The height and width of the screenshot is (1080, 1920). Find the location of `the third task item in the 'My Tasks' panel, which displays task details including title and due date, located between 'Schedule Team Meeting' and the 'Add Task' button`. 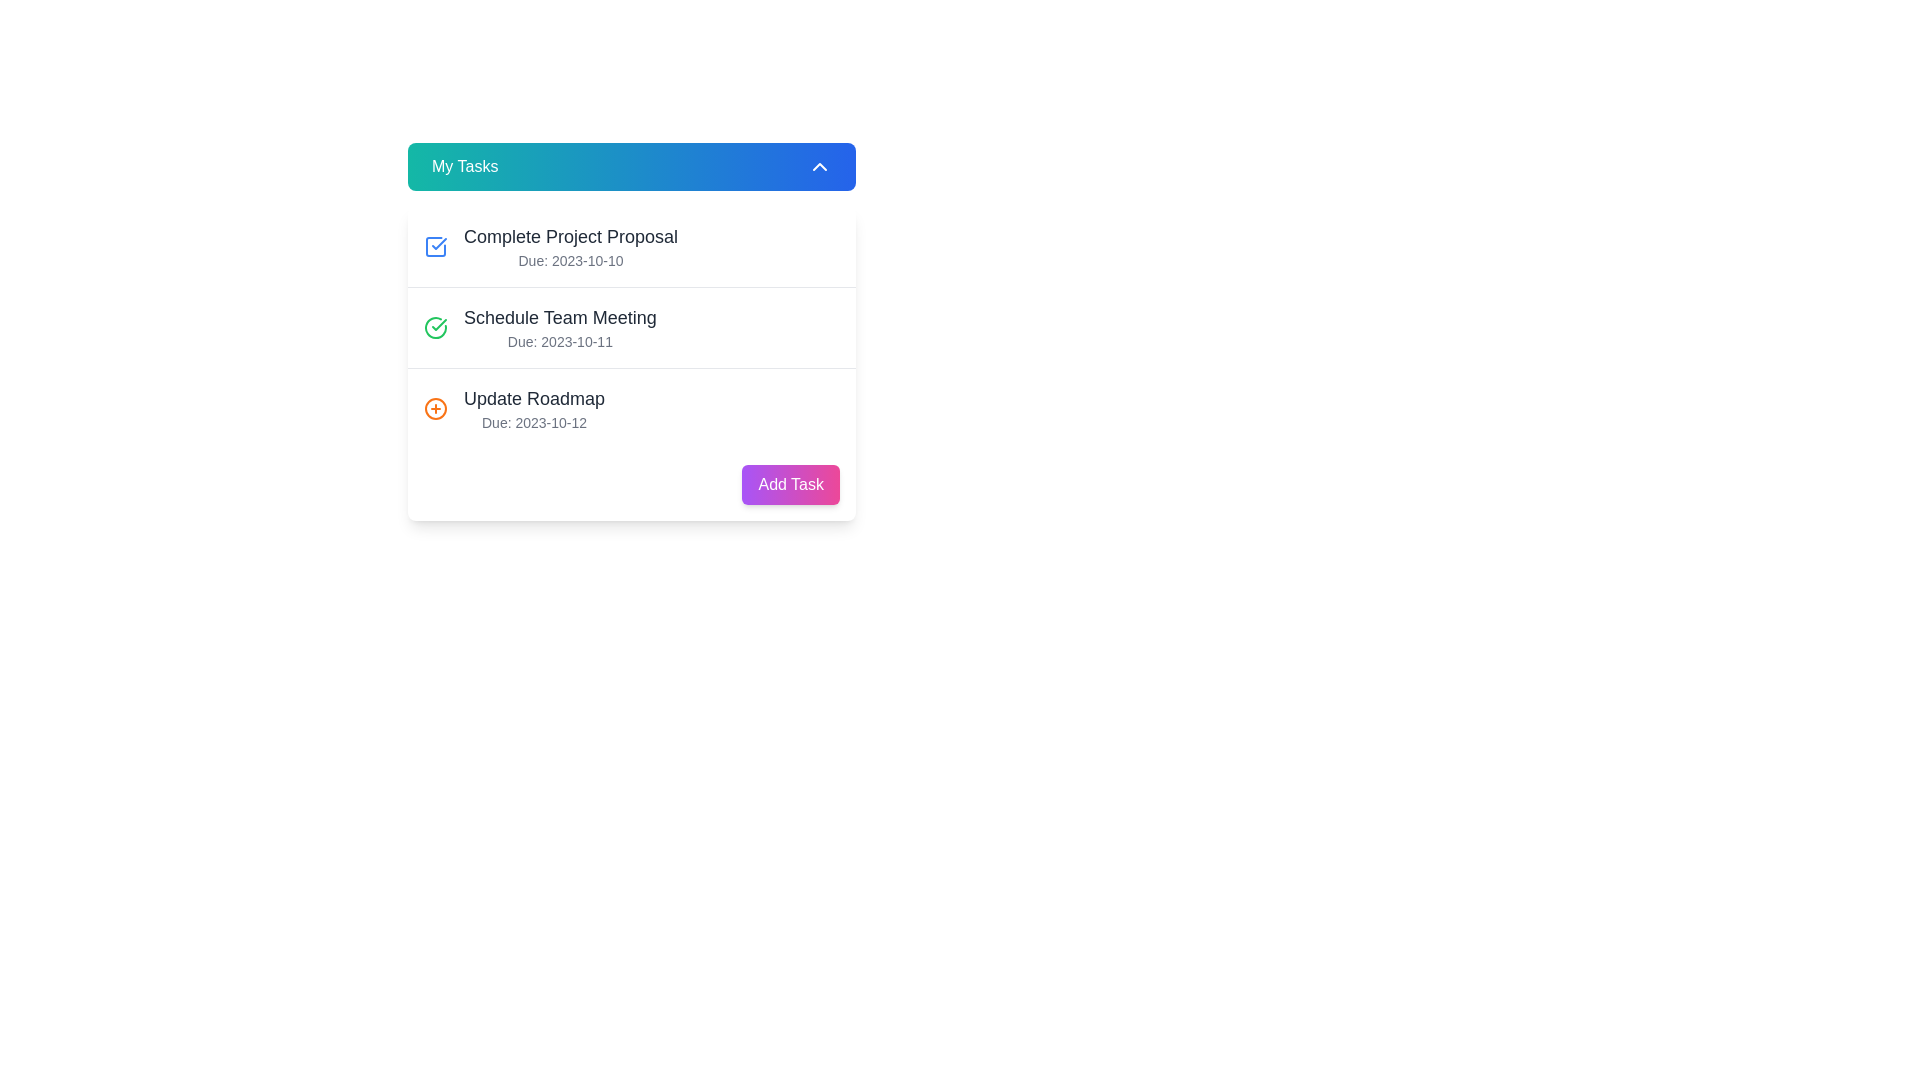

the third task item in the 'My Tasks' panel, which displays task details including title and due date, located between 'Schedule Team Meeting' and the 'Add Task' button is located at coordinates (631, 407).